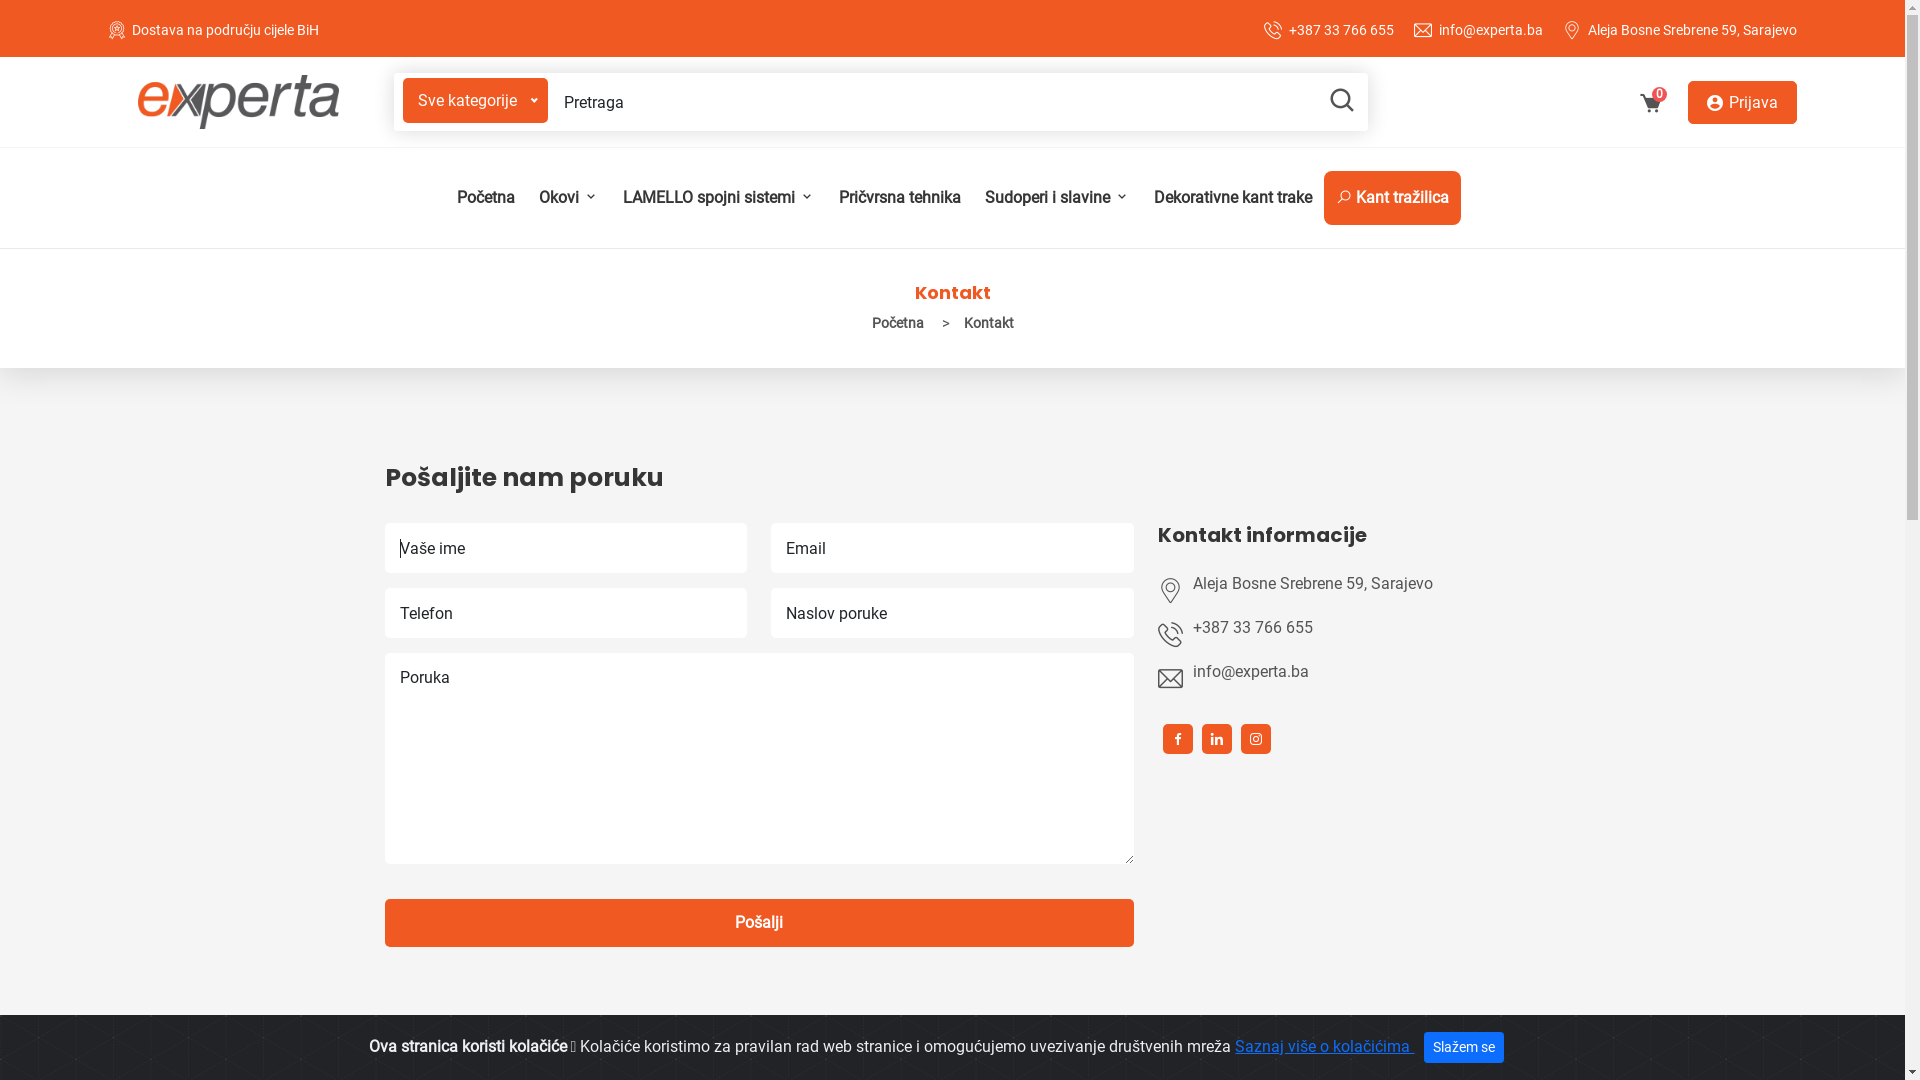  Describe the element at coordinates (1357, 583) in the screenshot. I see `'Aleja Bosne Srebrene 59, Sarajevo'` at that location.